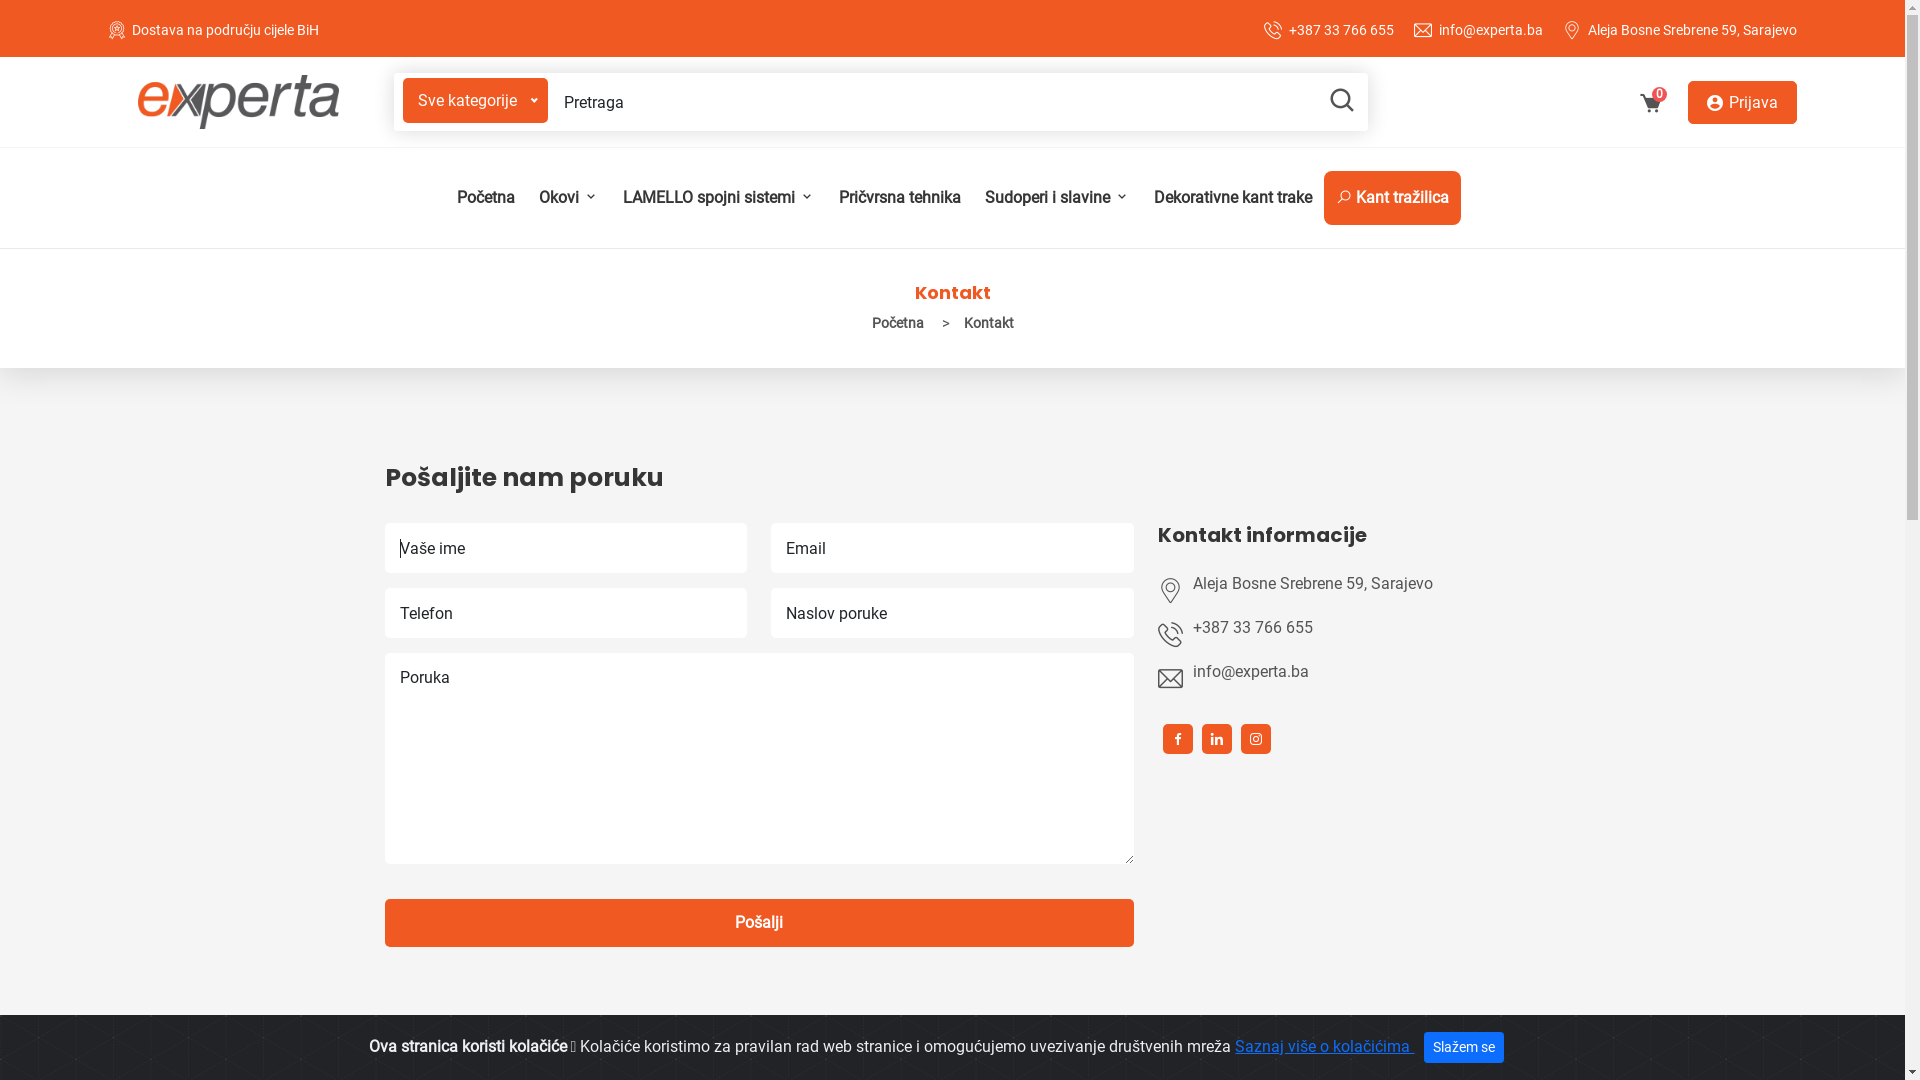  Describe the element at coordinates (1357, 583) in the screenshot. I see `'Aleja Bosne Srebrene 59, Sarajevo'` at that location.